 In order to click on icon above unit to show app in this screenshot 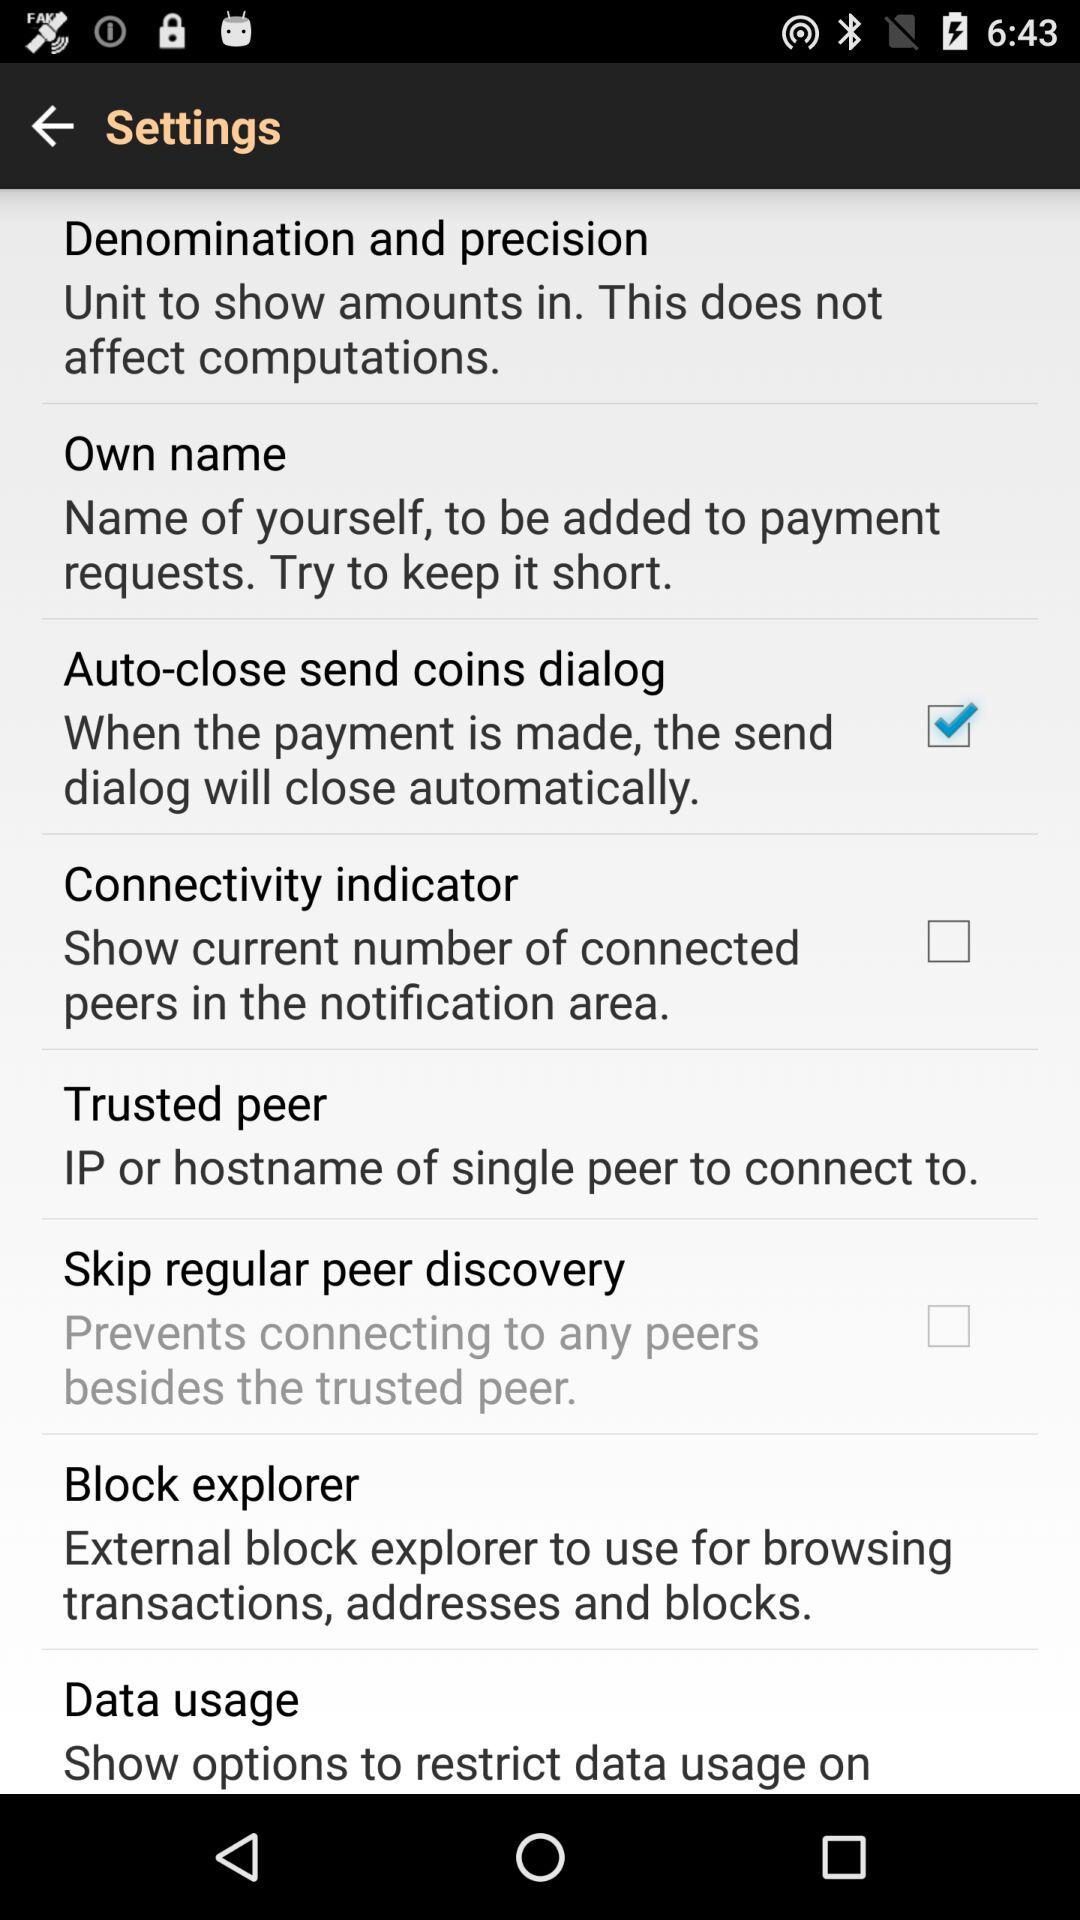, I will do `click(355, 236)`.